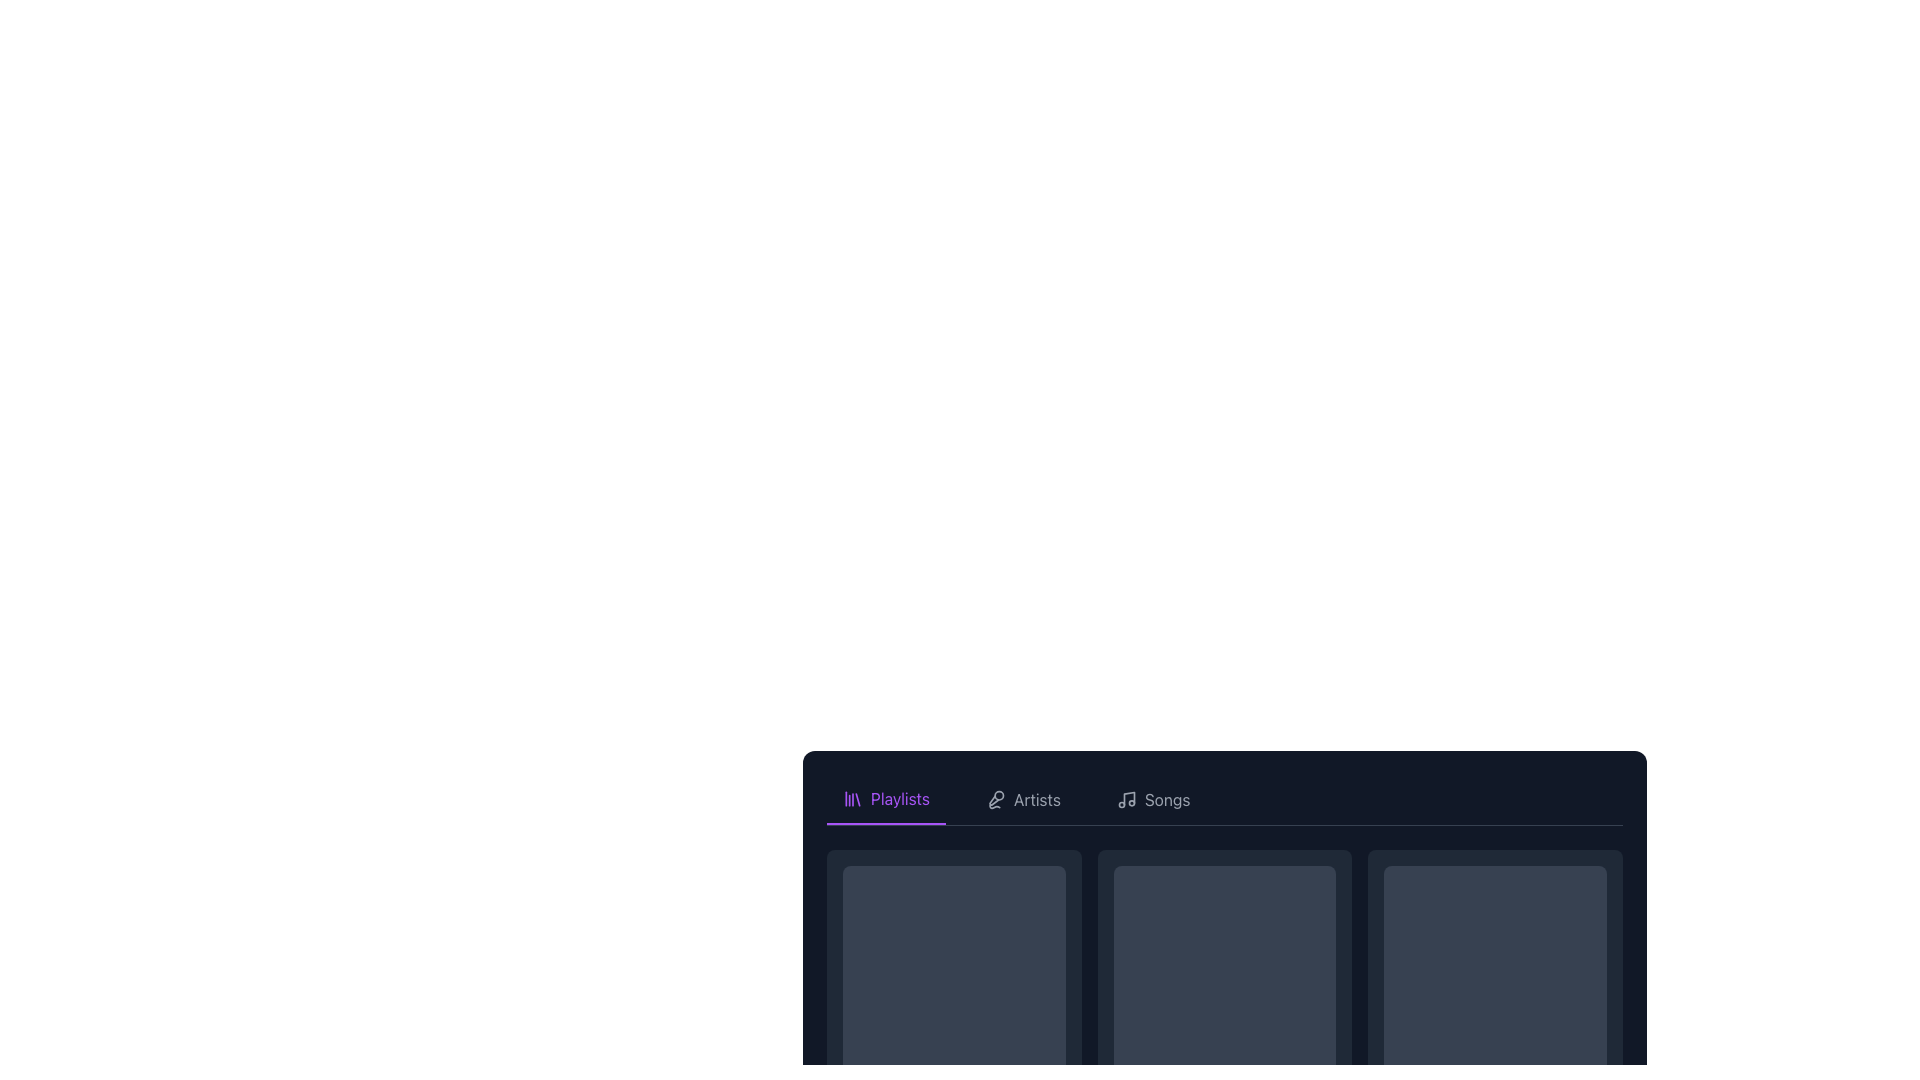 This screenshot has width=1920, height=1080. Describe the element at coordinates (885, 798) in the screenshot. I see `the Interactive Navigation Tab, the first item in a horizontally arranged list of three items within the menu, located on the left-hand side preceding 'Artists' and 'Songs'` at that location.